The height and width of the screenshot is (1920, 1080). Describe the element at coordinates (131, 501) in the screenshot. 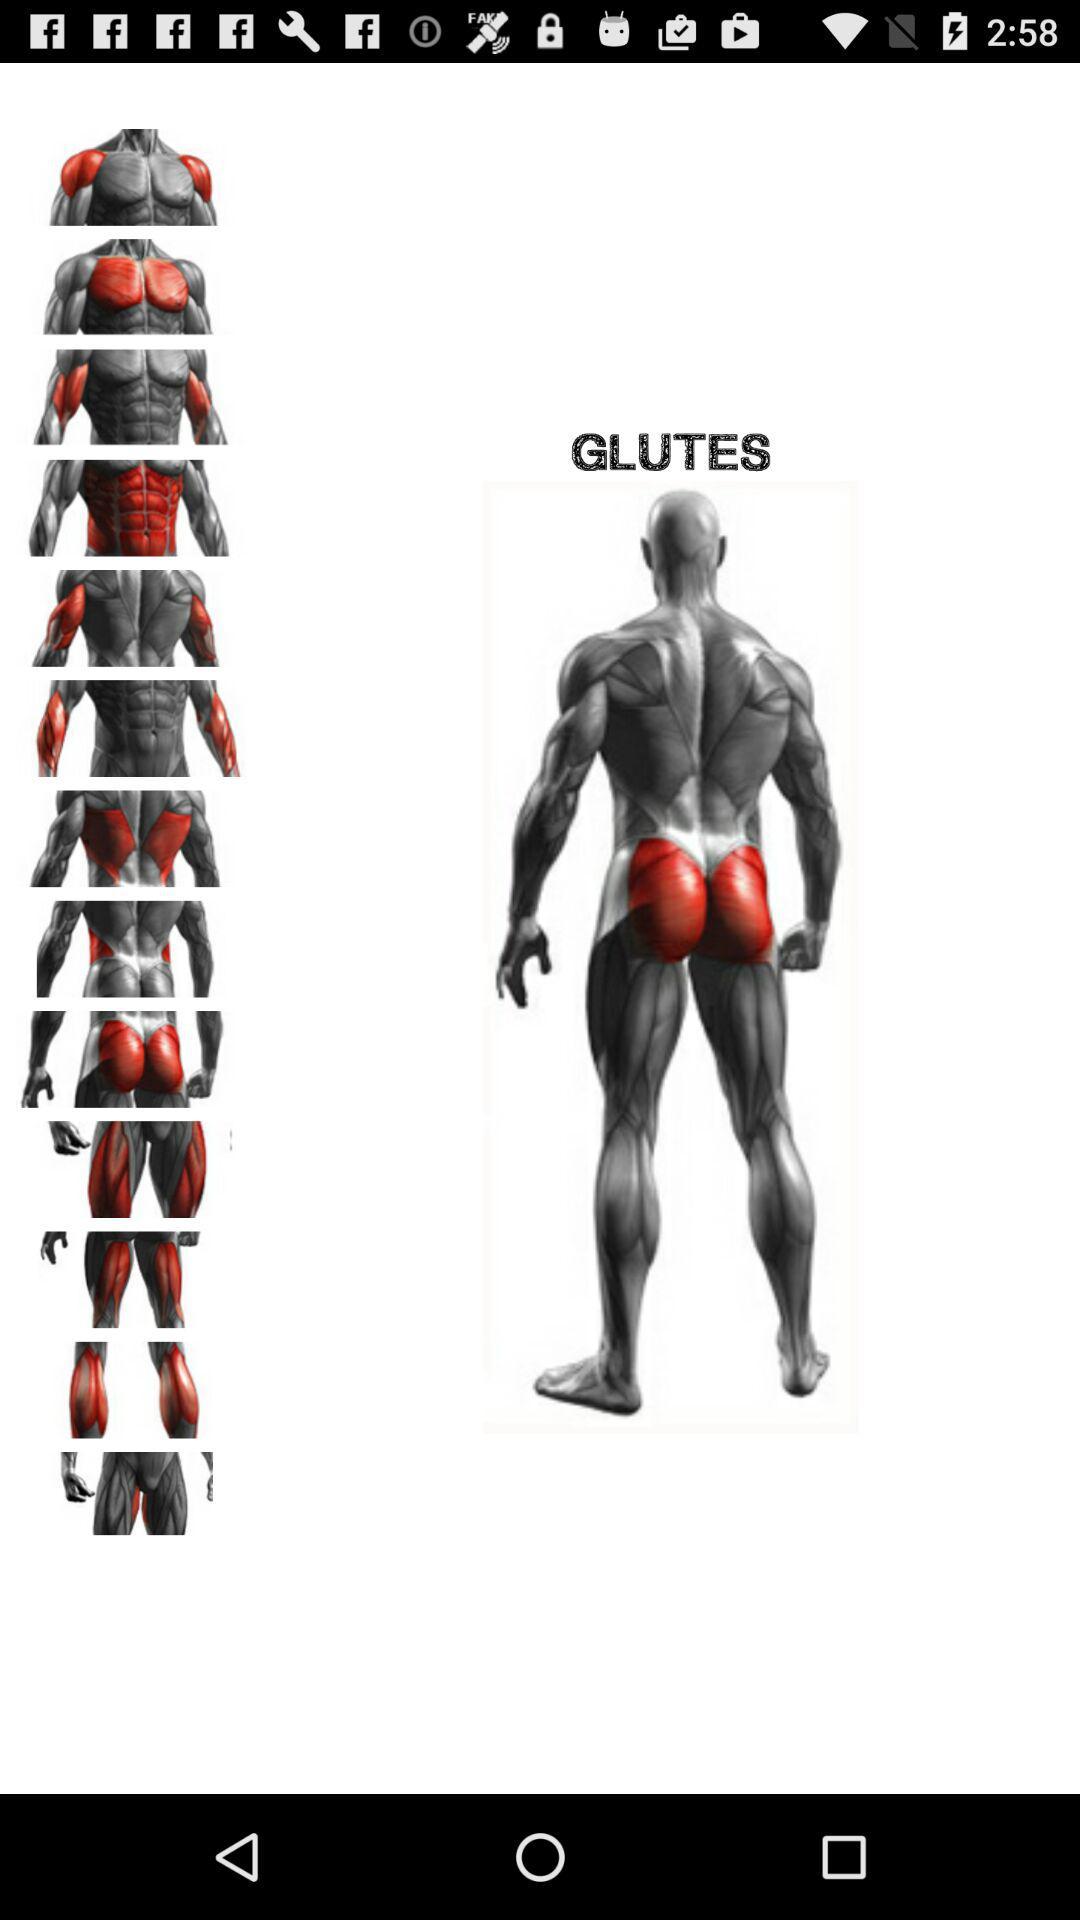

I see `abs view` at that location.